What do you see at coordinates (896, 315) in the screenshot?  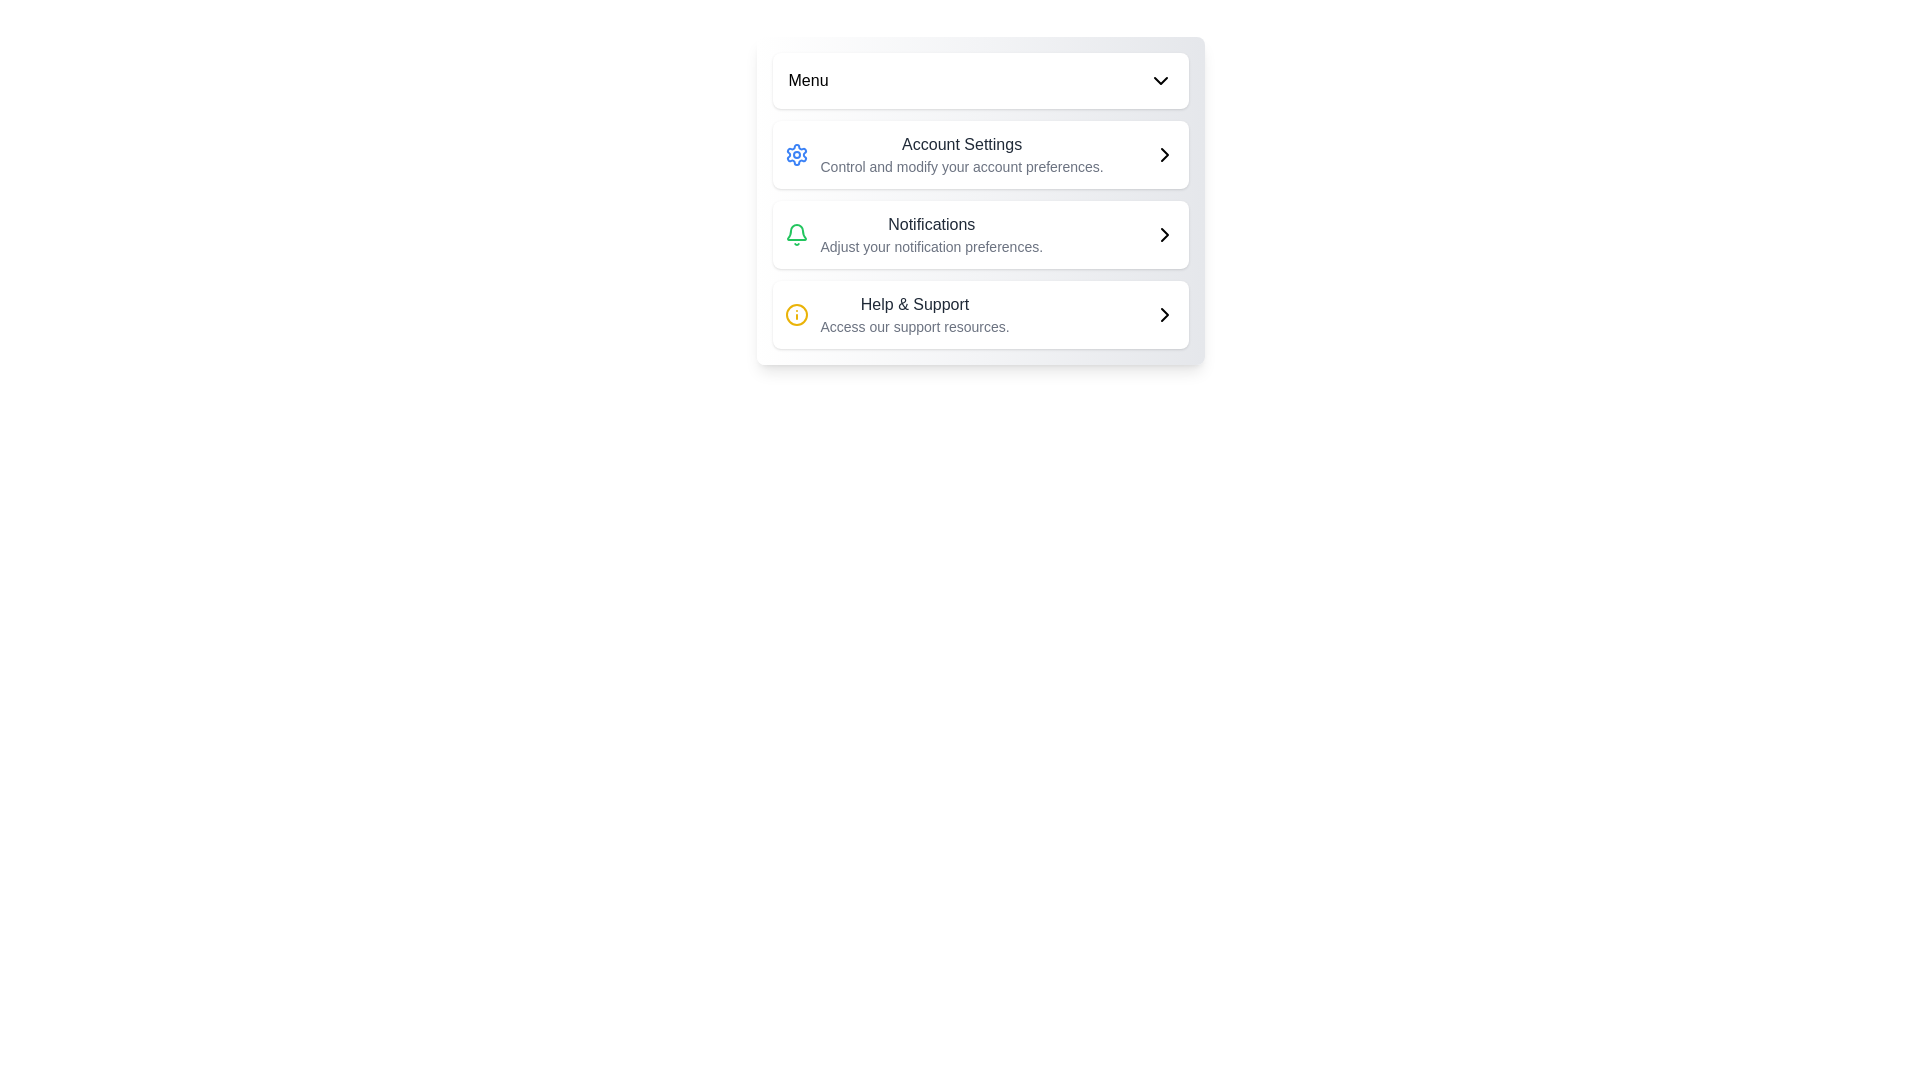 I see `the 'Help & Support' navigational link, which features a yellow circular icon with an information symbol and accompanying description text` at bounding box center [896, 315].